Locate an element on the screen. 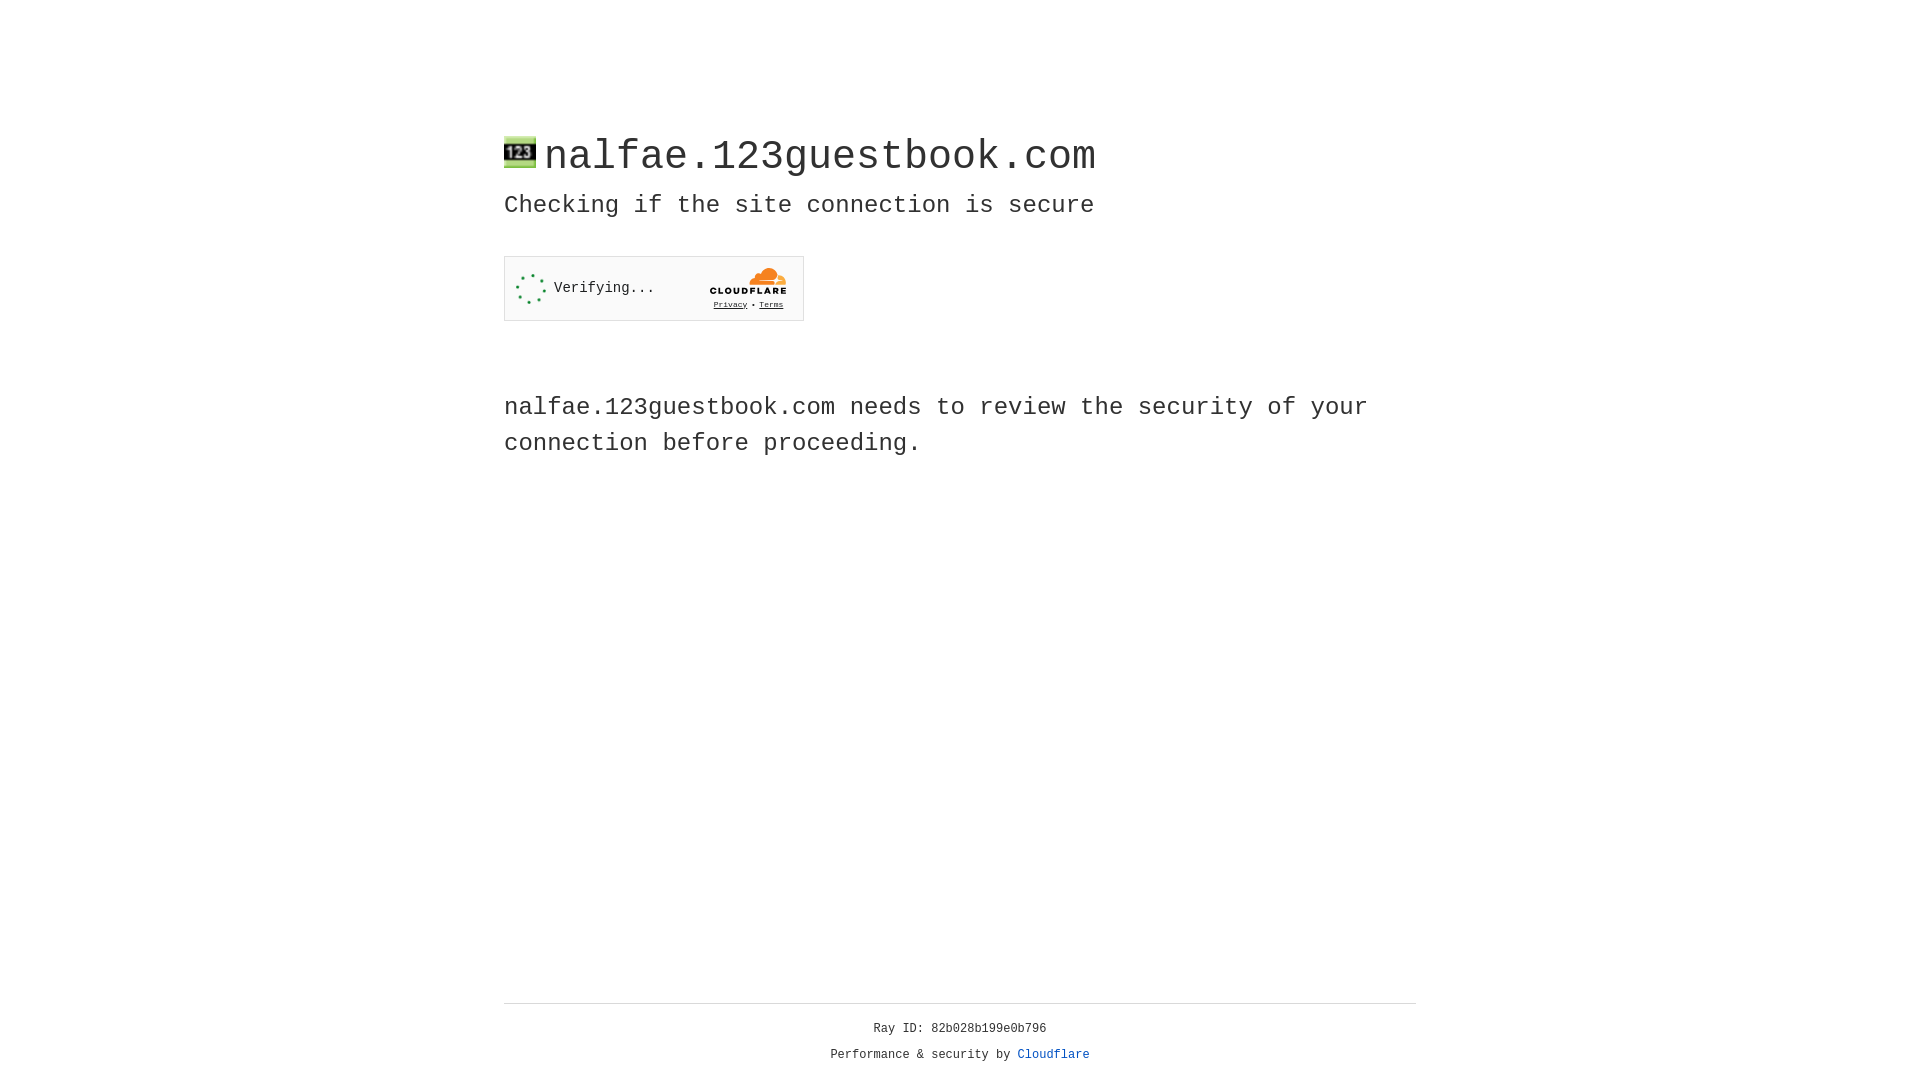 The height and width of the screenshot is (1080, 1920). 'Cloudflare' is located at coordinates (1053, 1054).